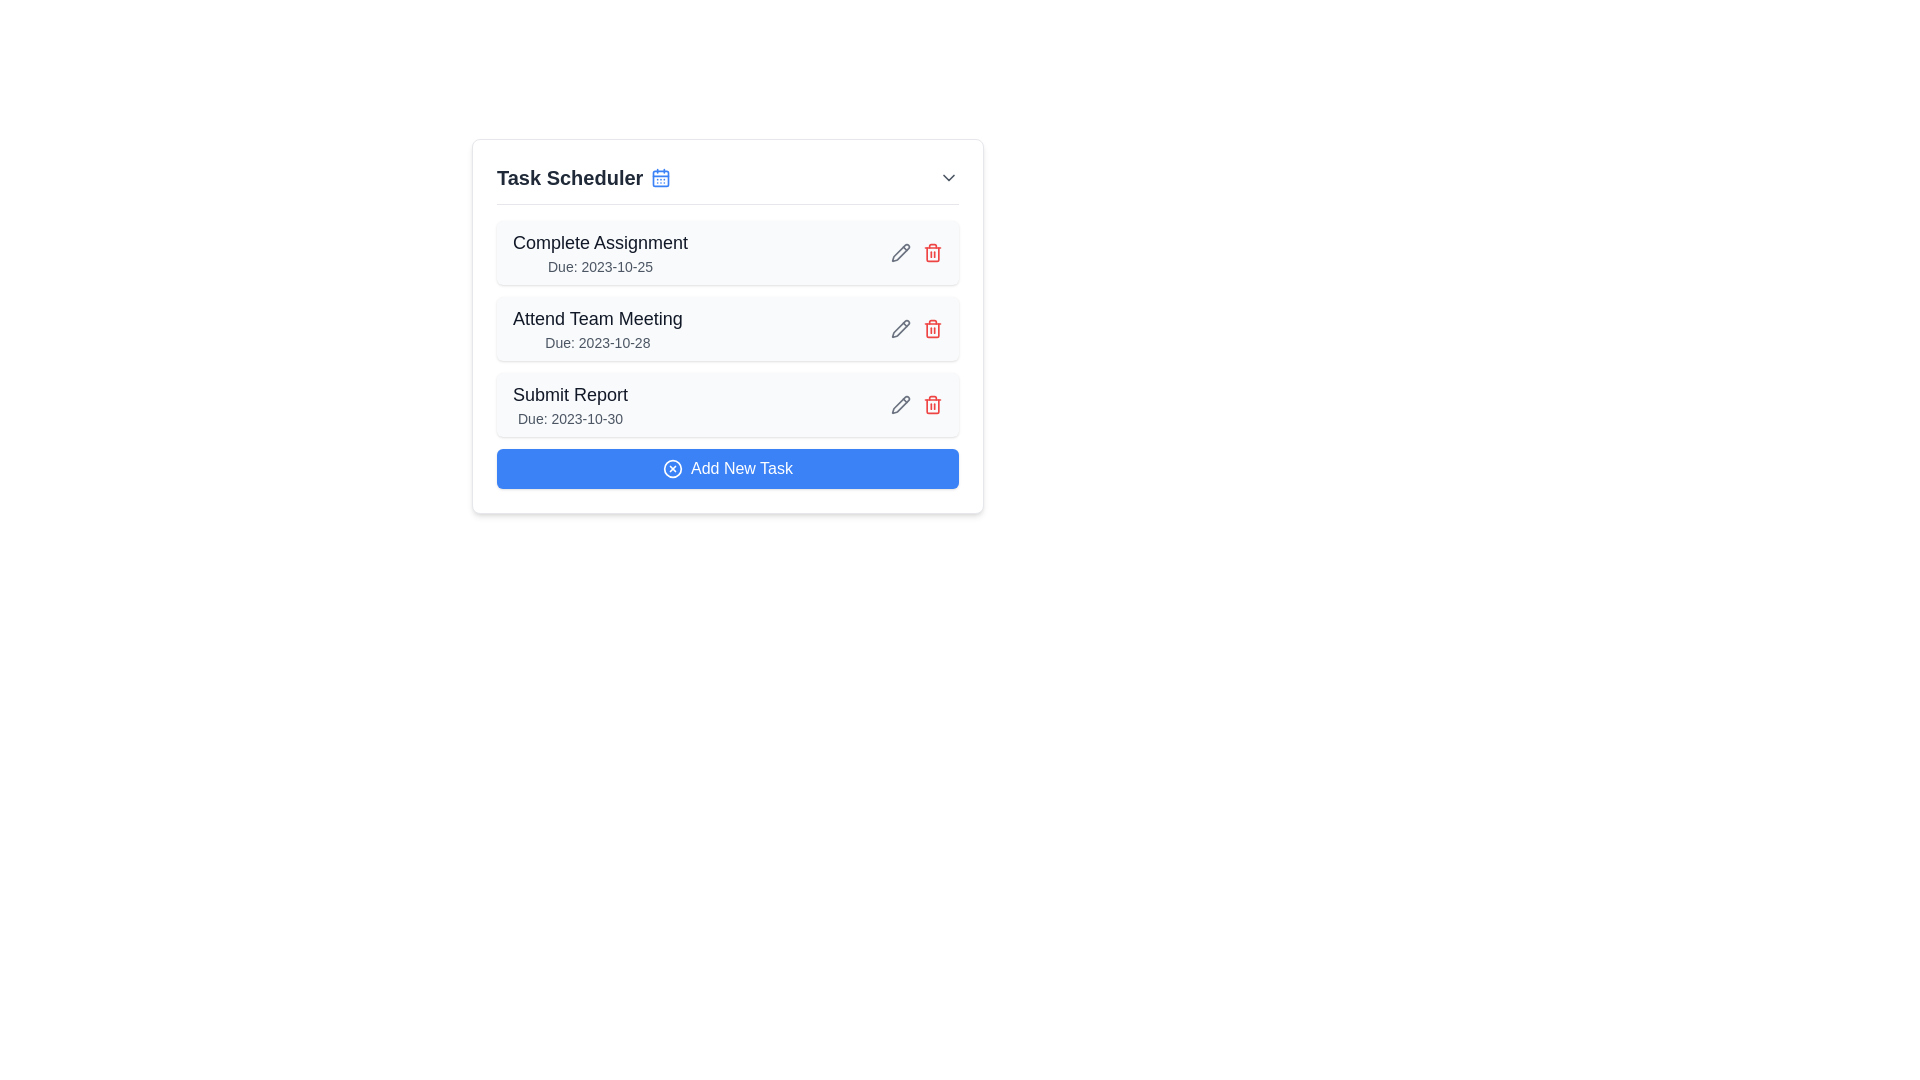 The height and width of the screenshot is (1080, 1920). Describe the element at coordinates (596, 327) in the screenshot. I see `the second task entry in the task scheduler that displays the task title and its due date, located between 'Complete Assignment' and 'Submit Report'` at that location.